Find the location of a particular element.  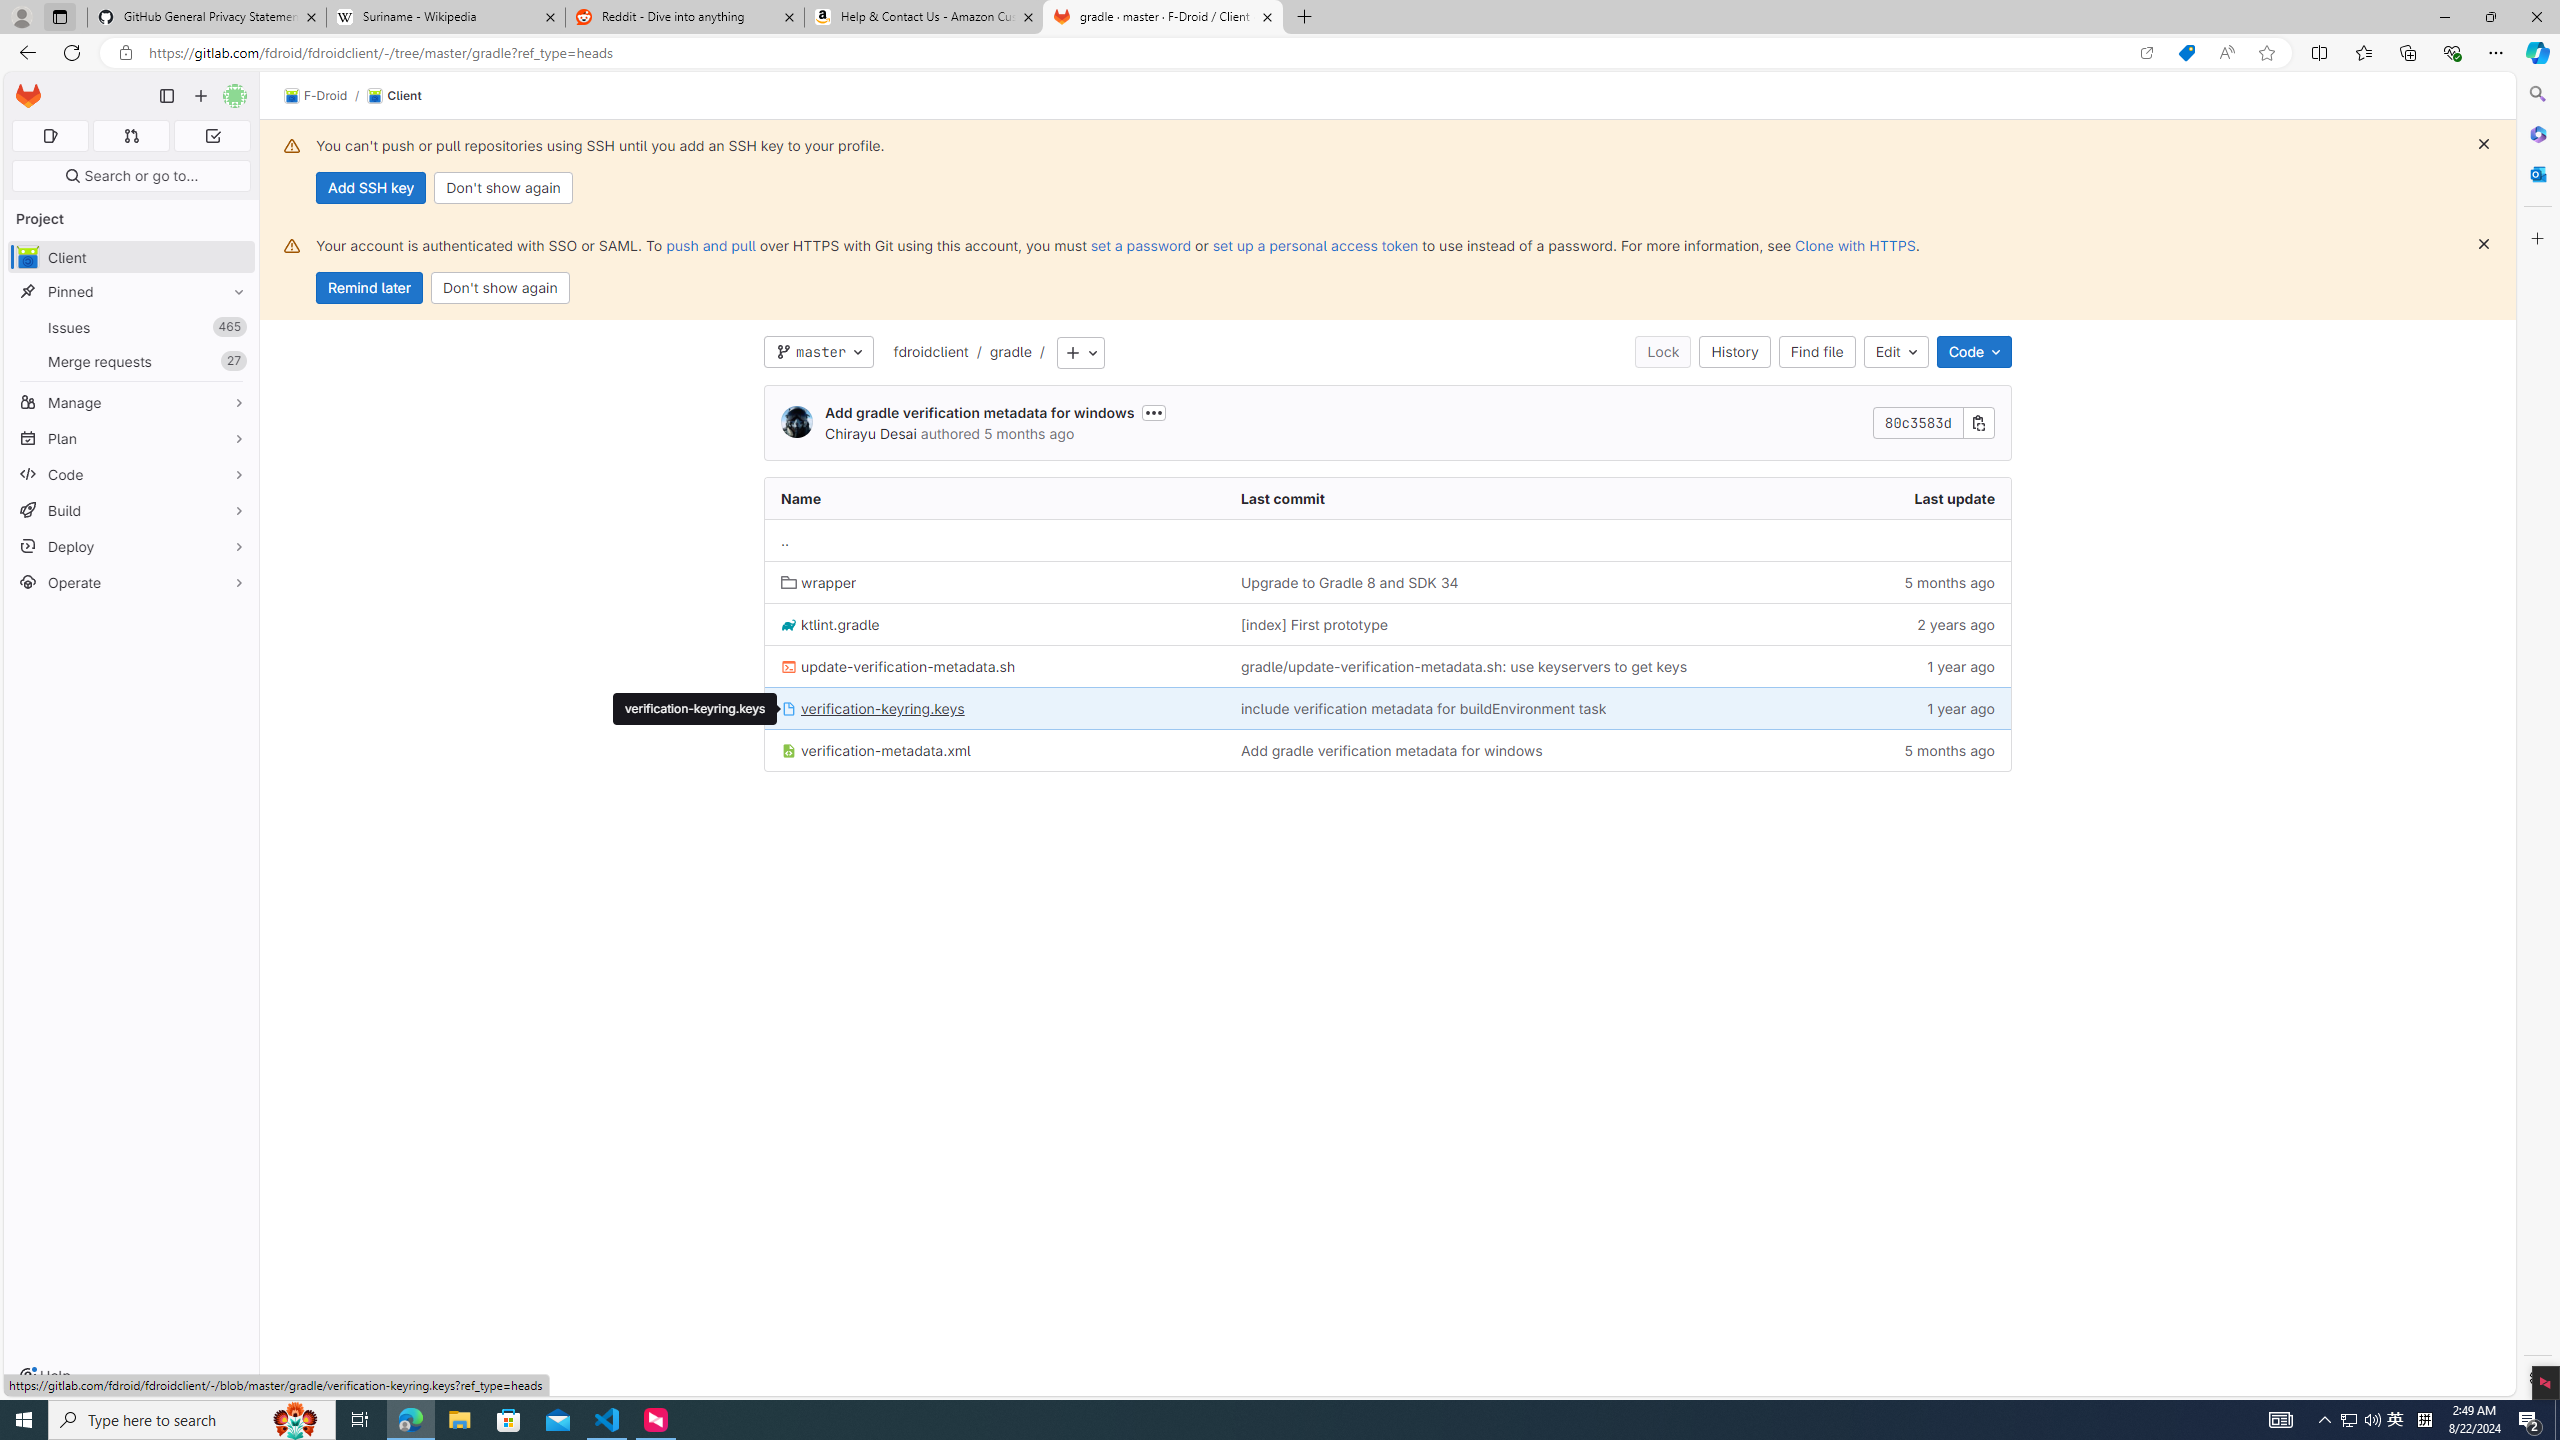

'Add to tree' is located at coordinates (1080, 352).